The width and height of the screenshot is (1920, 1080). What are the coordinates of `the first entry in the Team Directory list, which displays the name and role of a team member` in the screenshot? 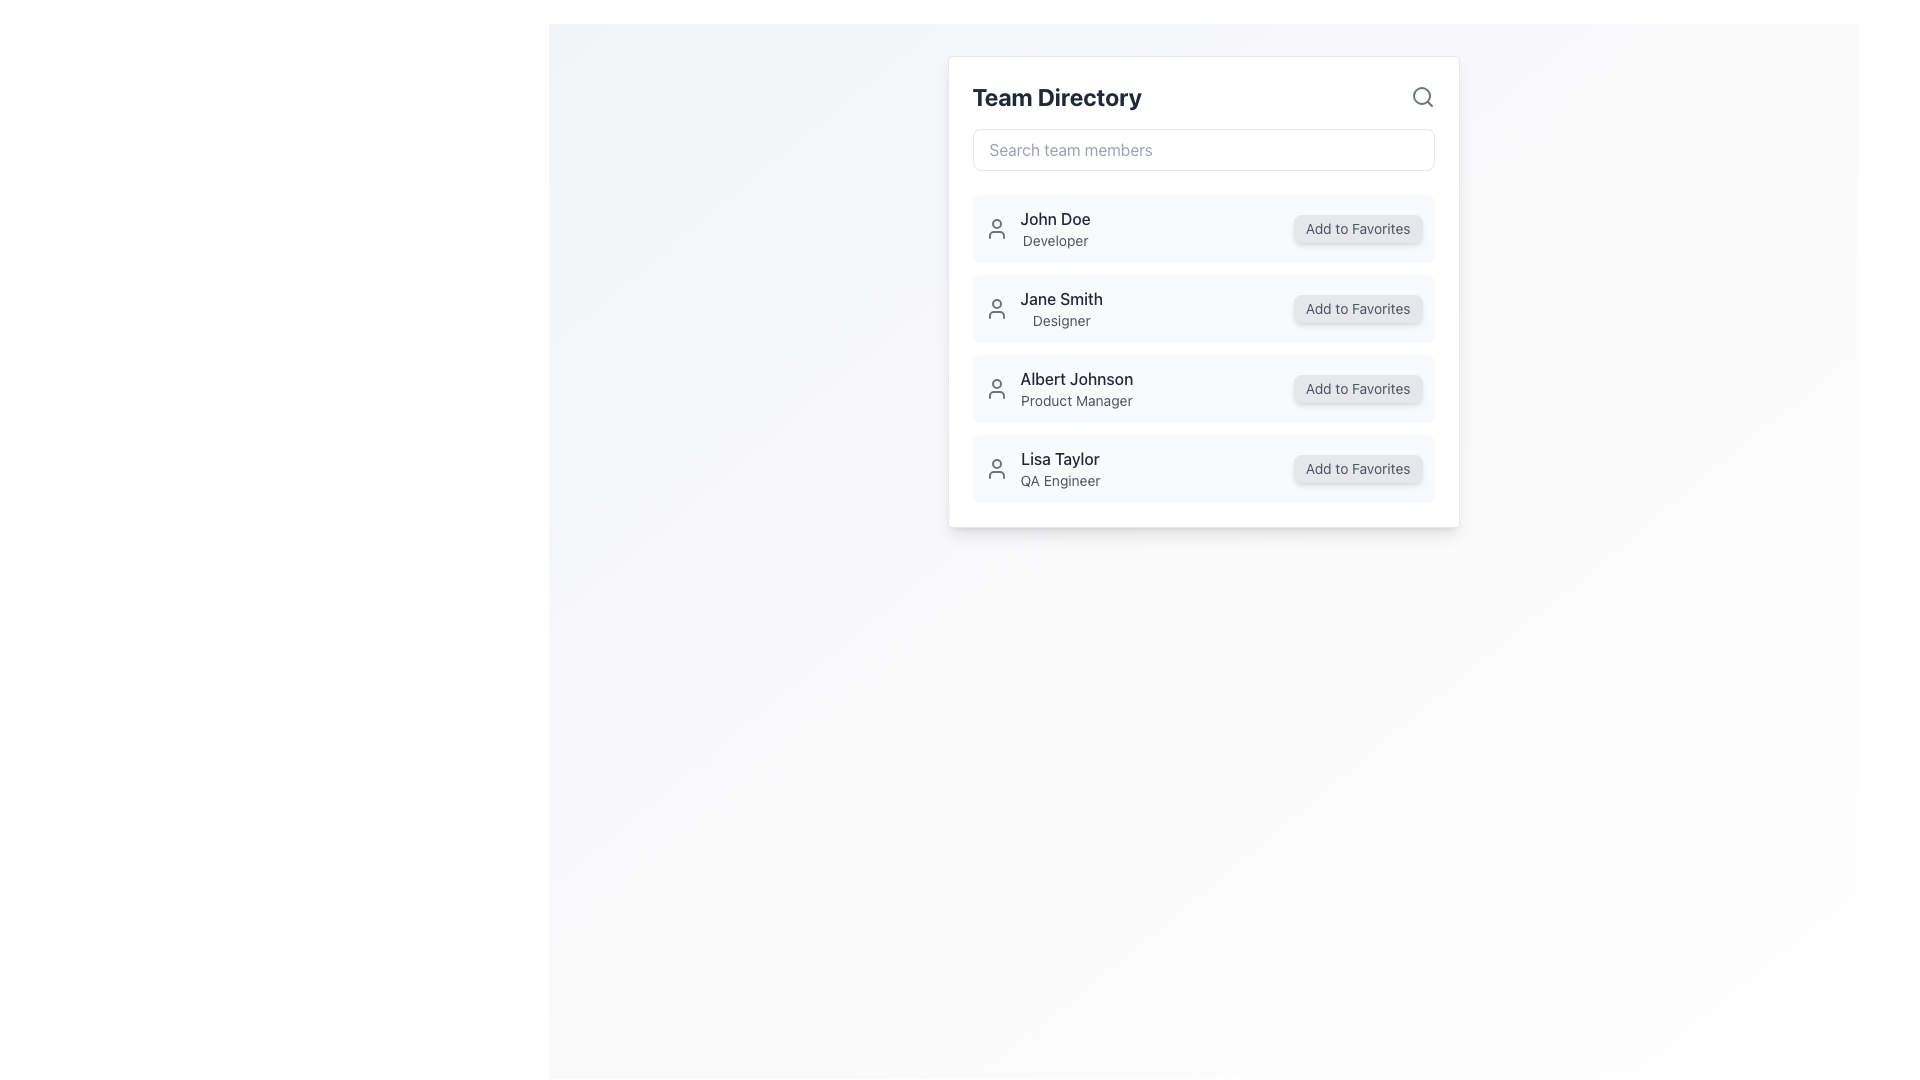 It's located at (1037, 227).